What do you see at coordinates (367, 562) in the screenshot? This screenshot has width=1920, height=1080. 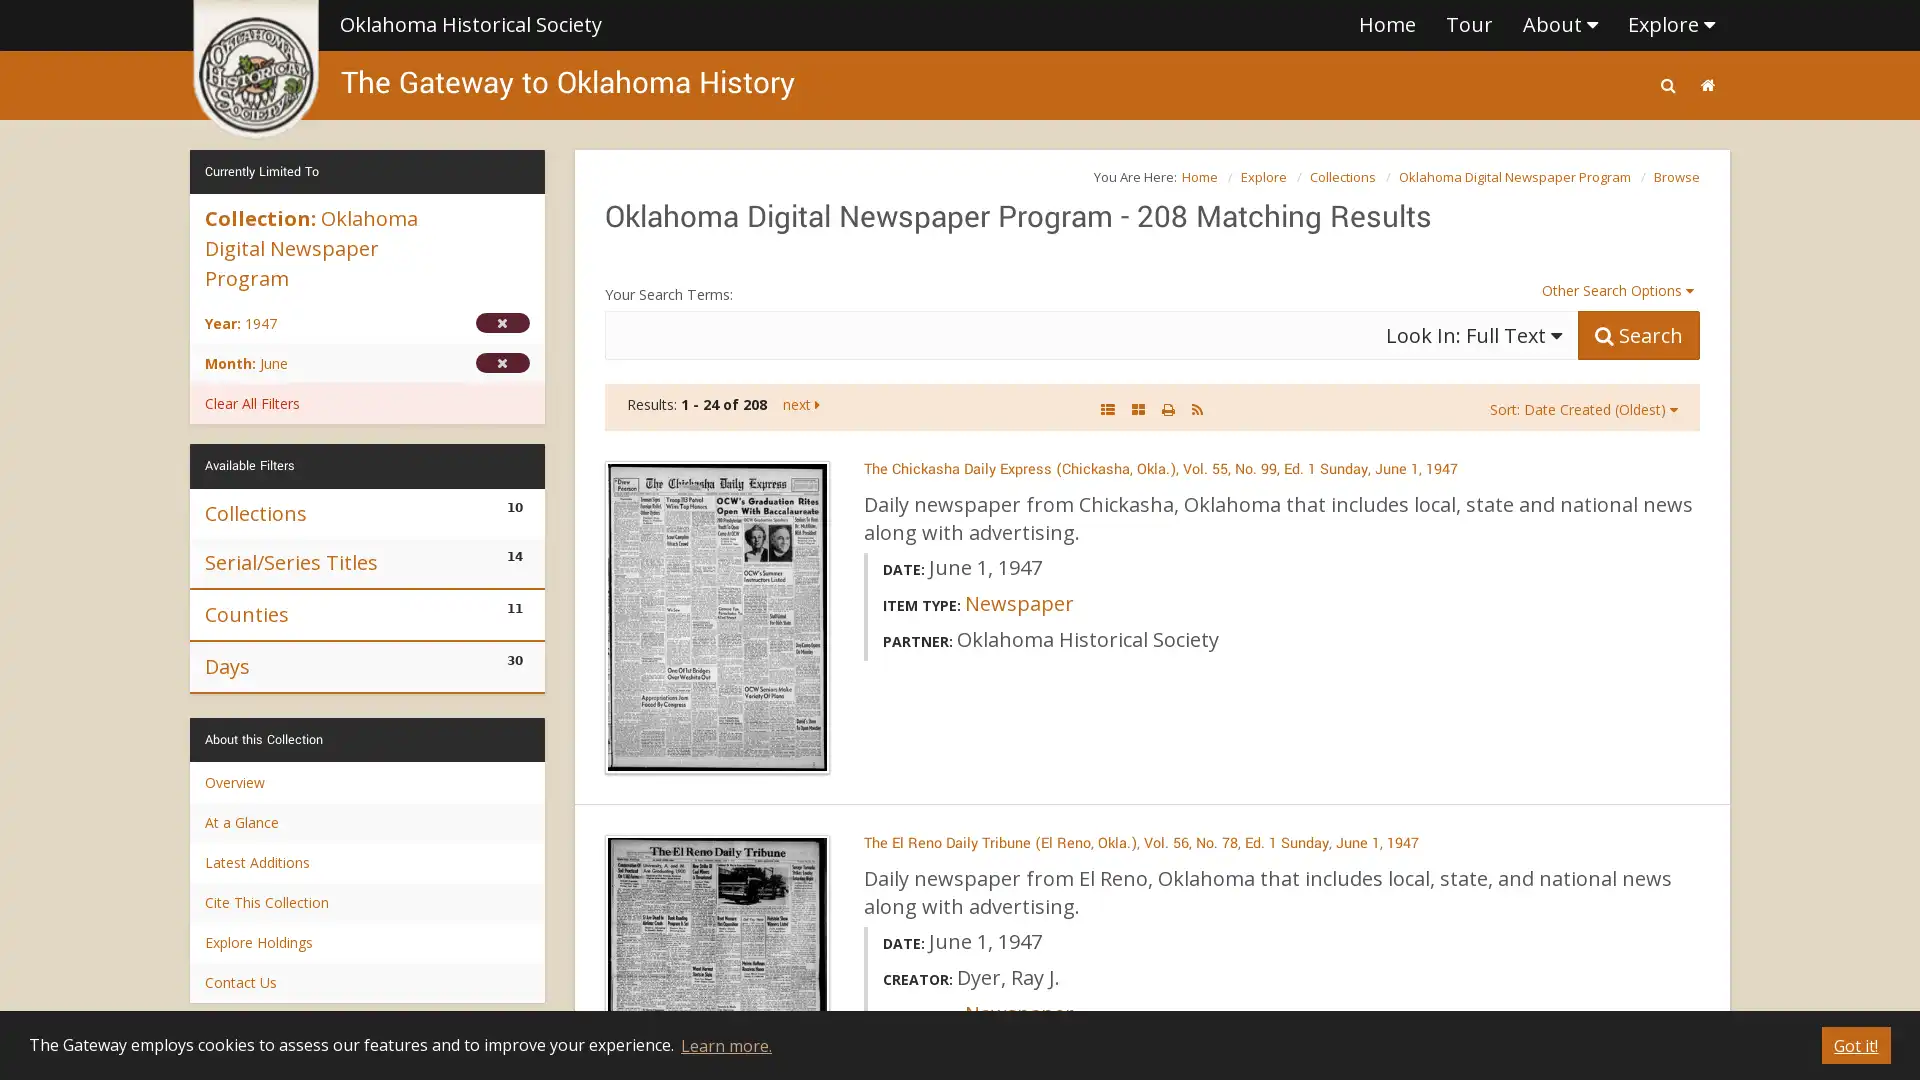 I see `Filter these results to one of 14 Serial/Series Titles` at bounding box center [367, 562].